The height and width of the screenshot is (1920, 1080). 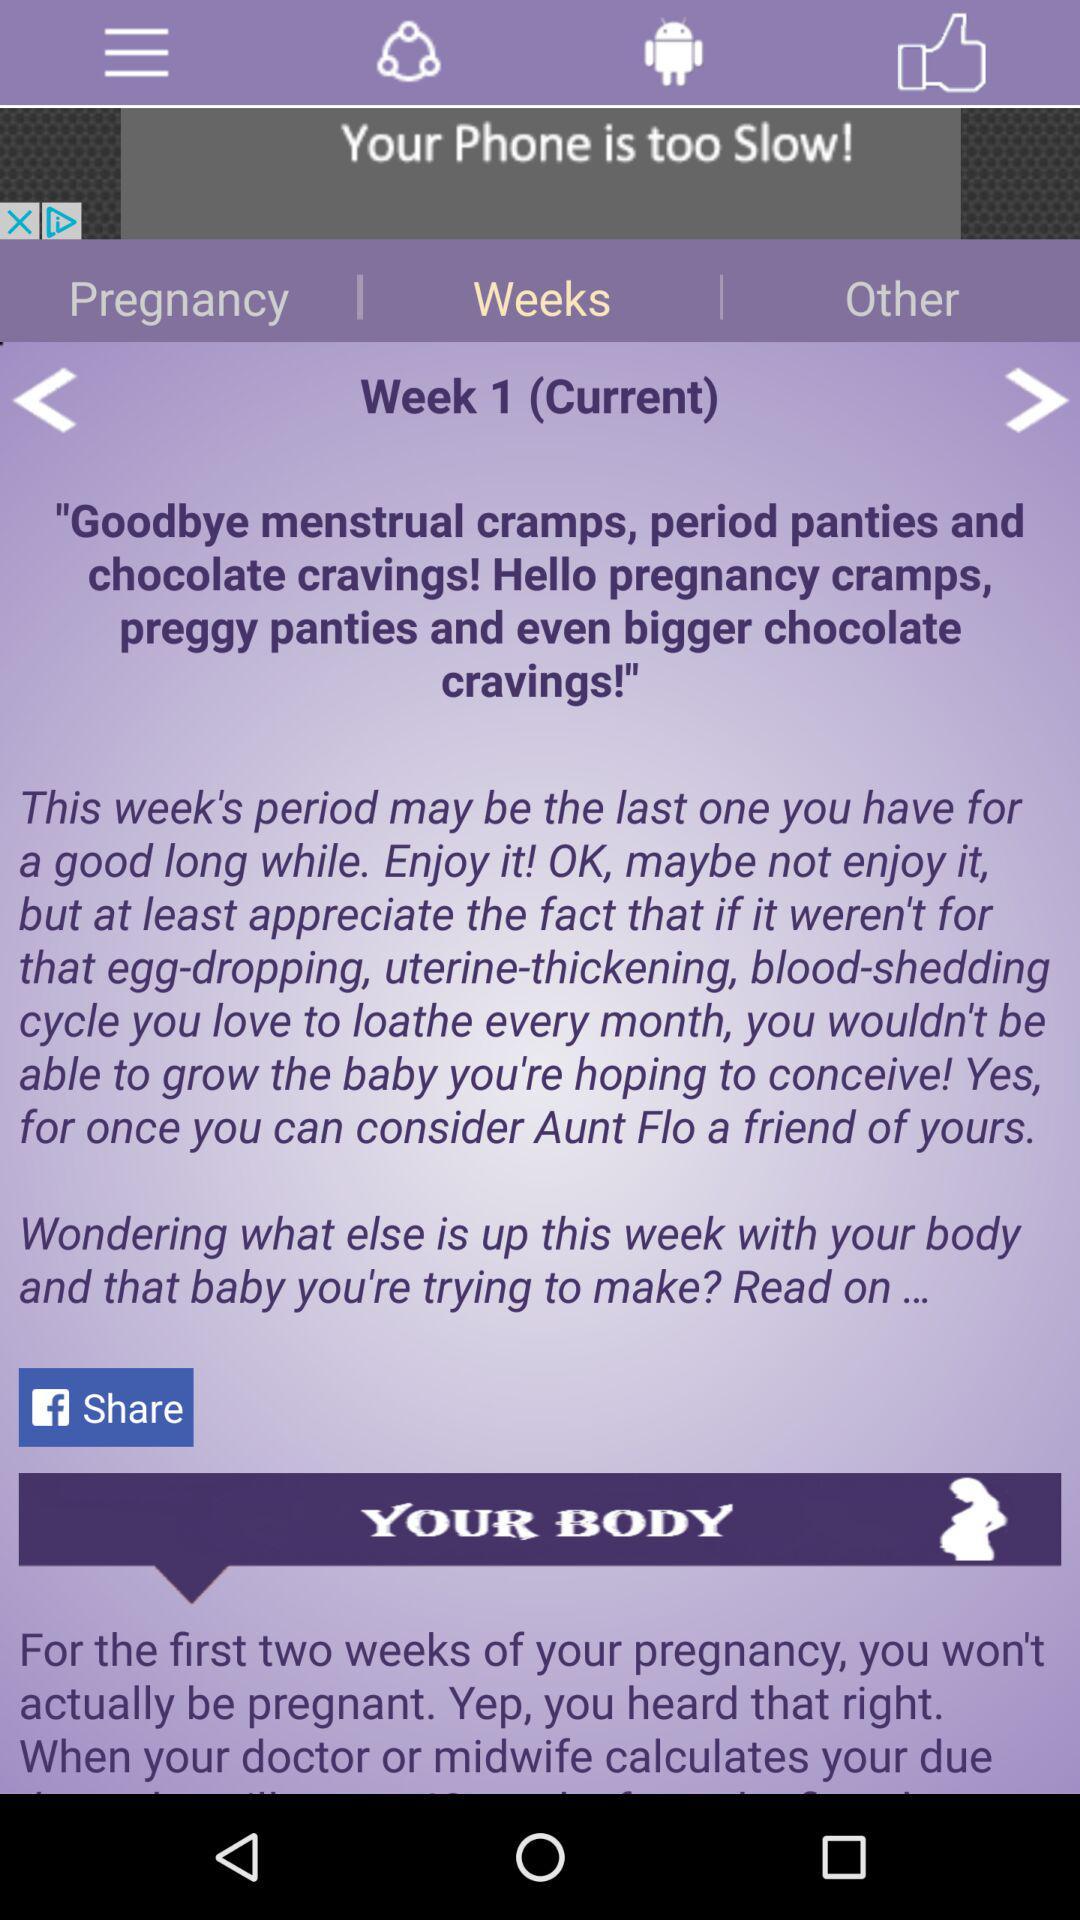 I want to click on next, so click(x=1035, y=399).